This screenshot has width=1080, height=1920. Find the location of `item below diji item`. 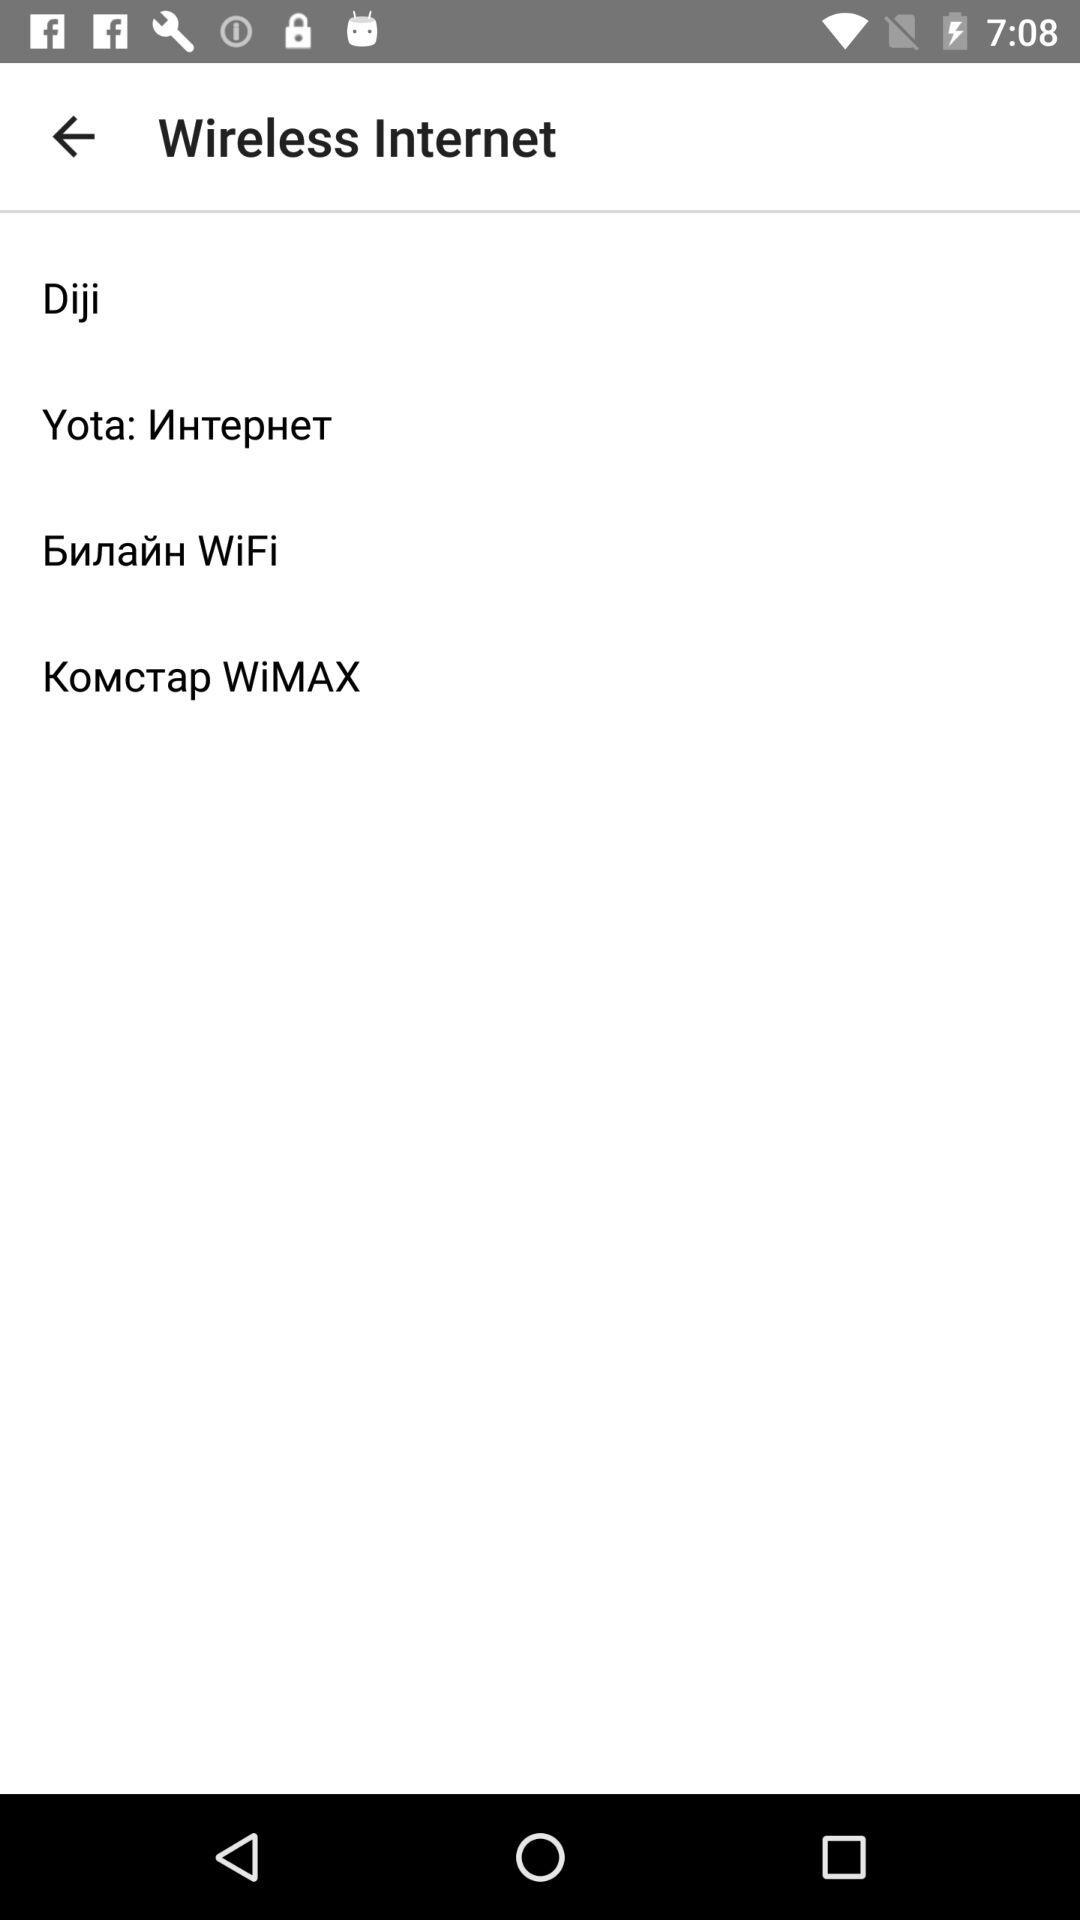

item below diji item is located at coordinates (540, 421).